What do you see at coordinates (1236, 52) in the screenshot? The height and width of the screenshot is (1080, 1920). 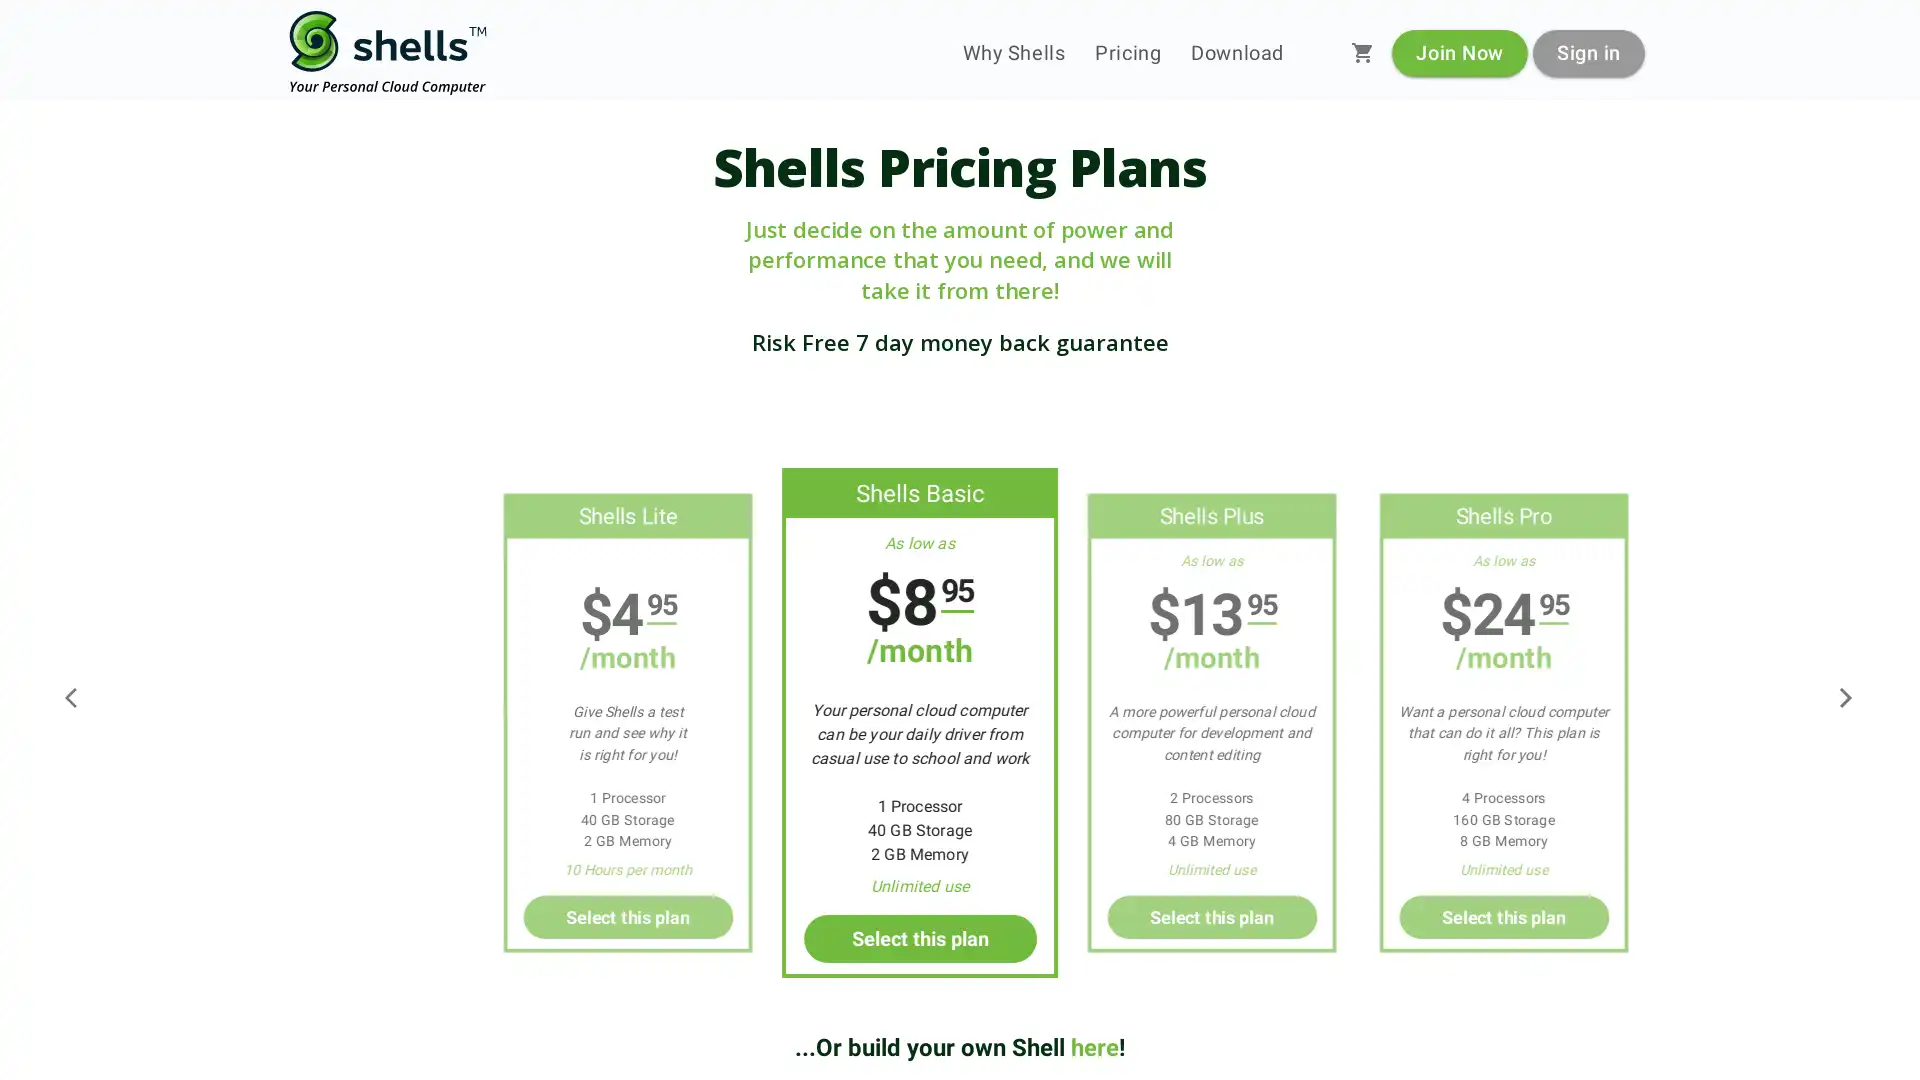 I see `Download` at bounding box center [1236, 52].